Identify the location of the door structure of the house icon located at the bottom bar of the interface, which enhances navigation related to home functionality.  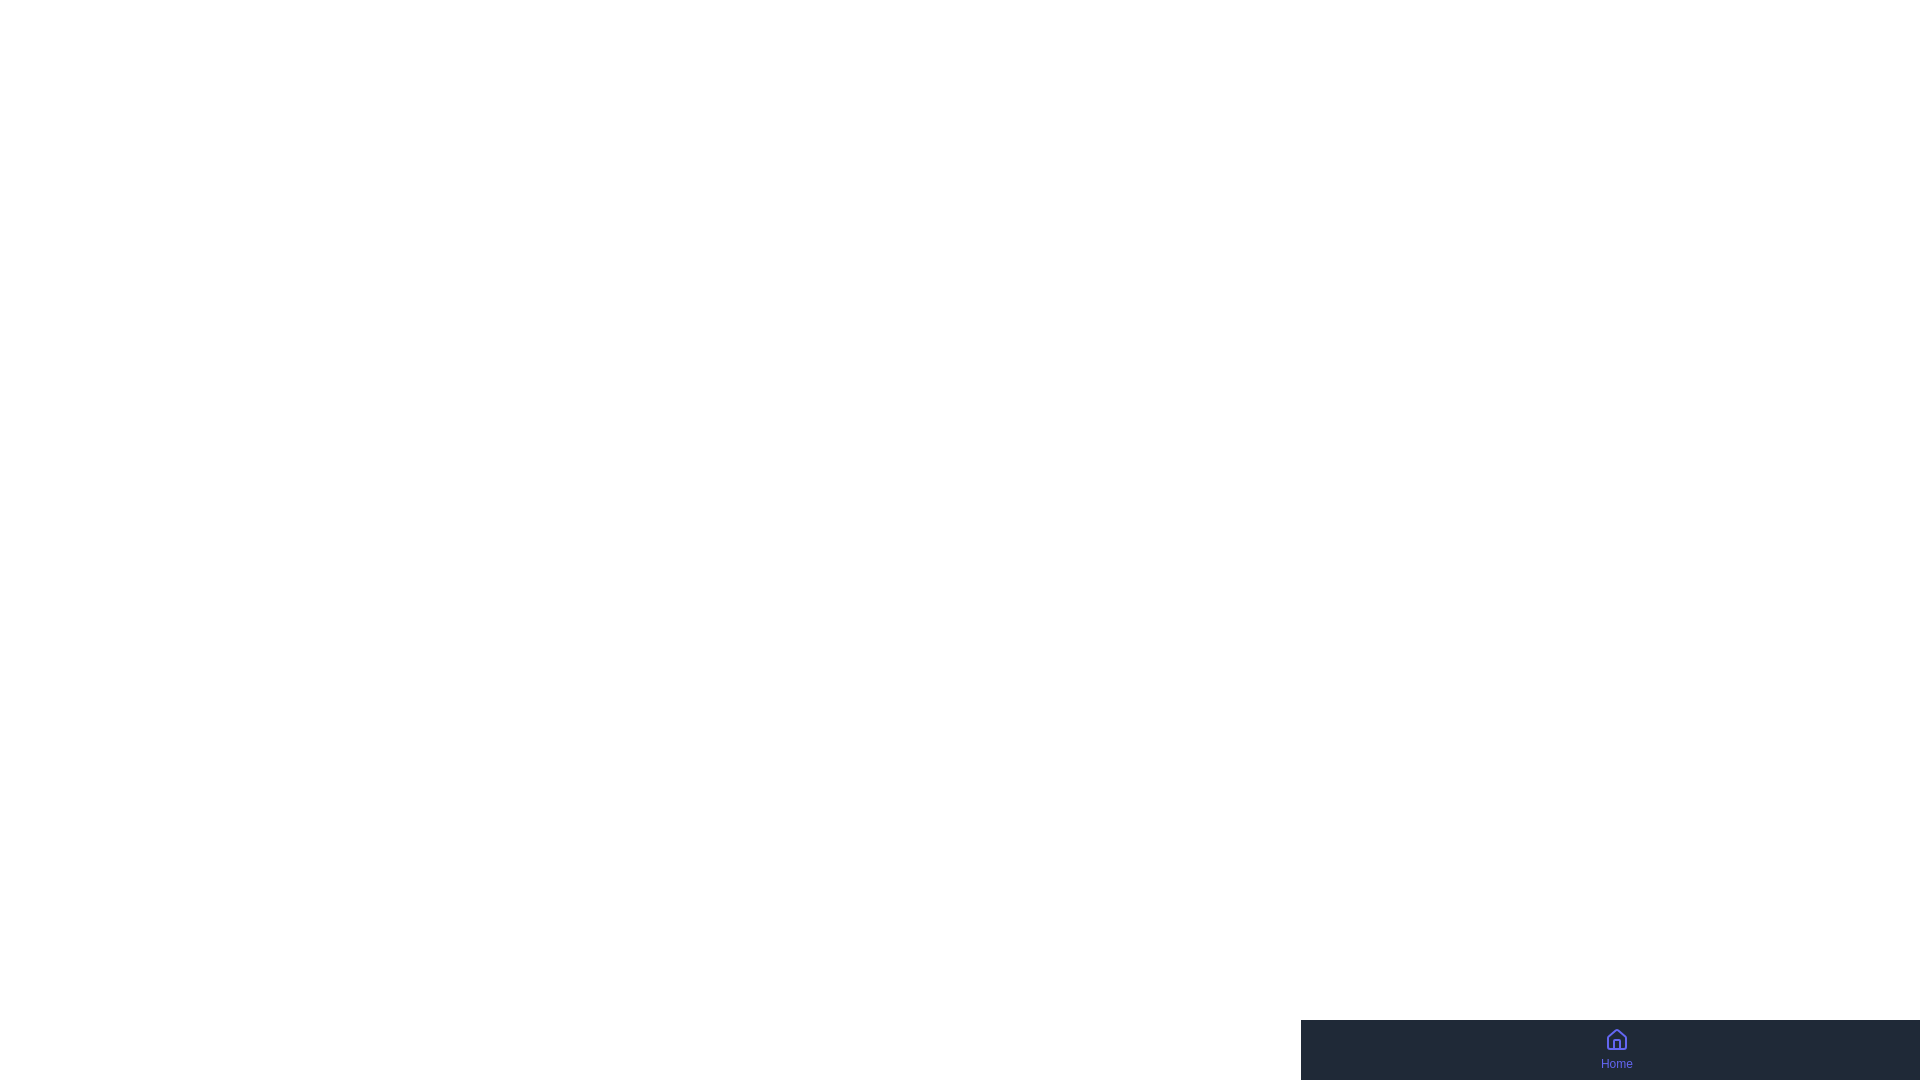
(1616, 1043).